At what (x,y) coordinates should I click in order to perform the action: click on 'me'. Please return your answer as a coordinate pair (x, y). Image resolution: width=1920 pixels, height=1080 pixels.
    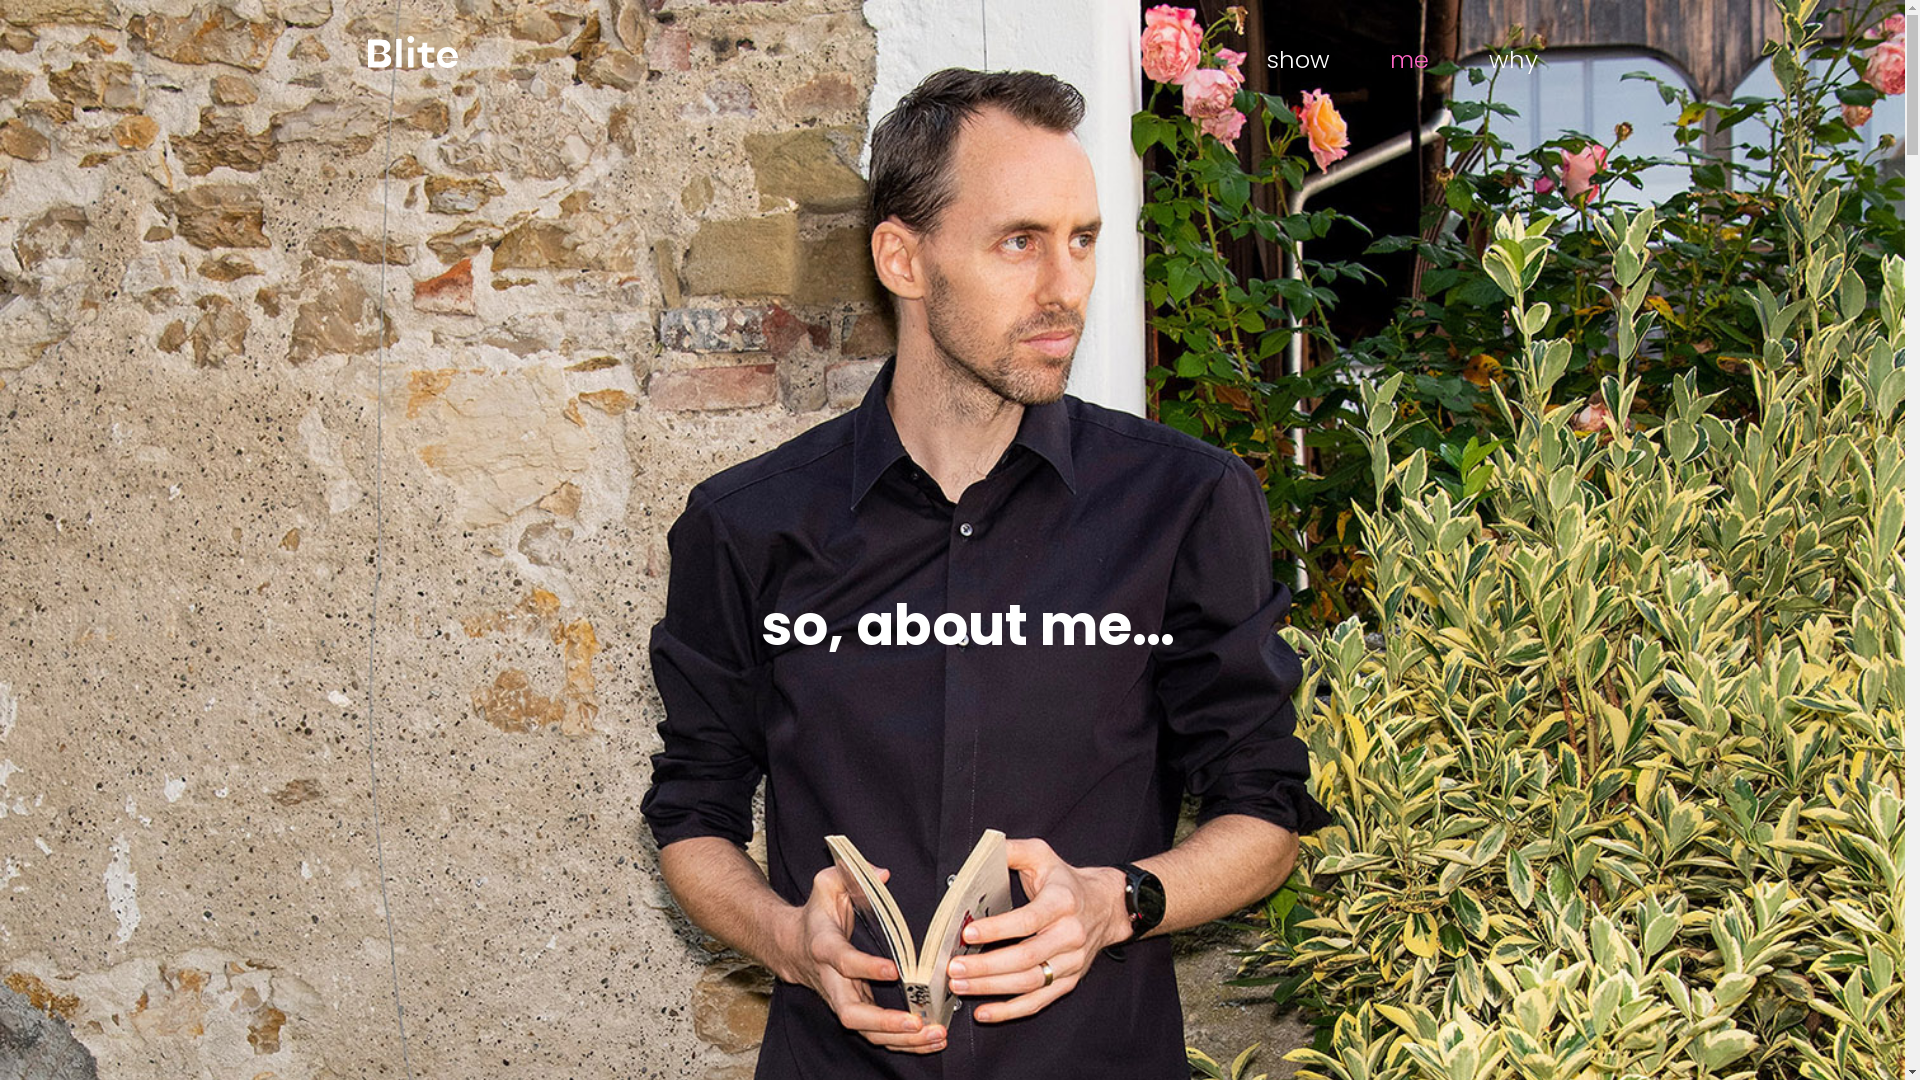
    Looking at the image, I should click on (1408, 60).